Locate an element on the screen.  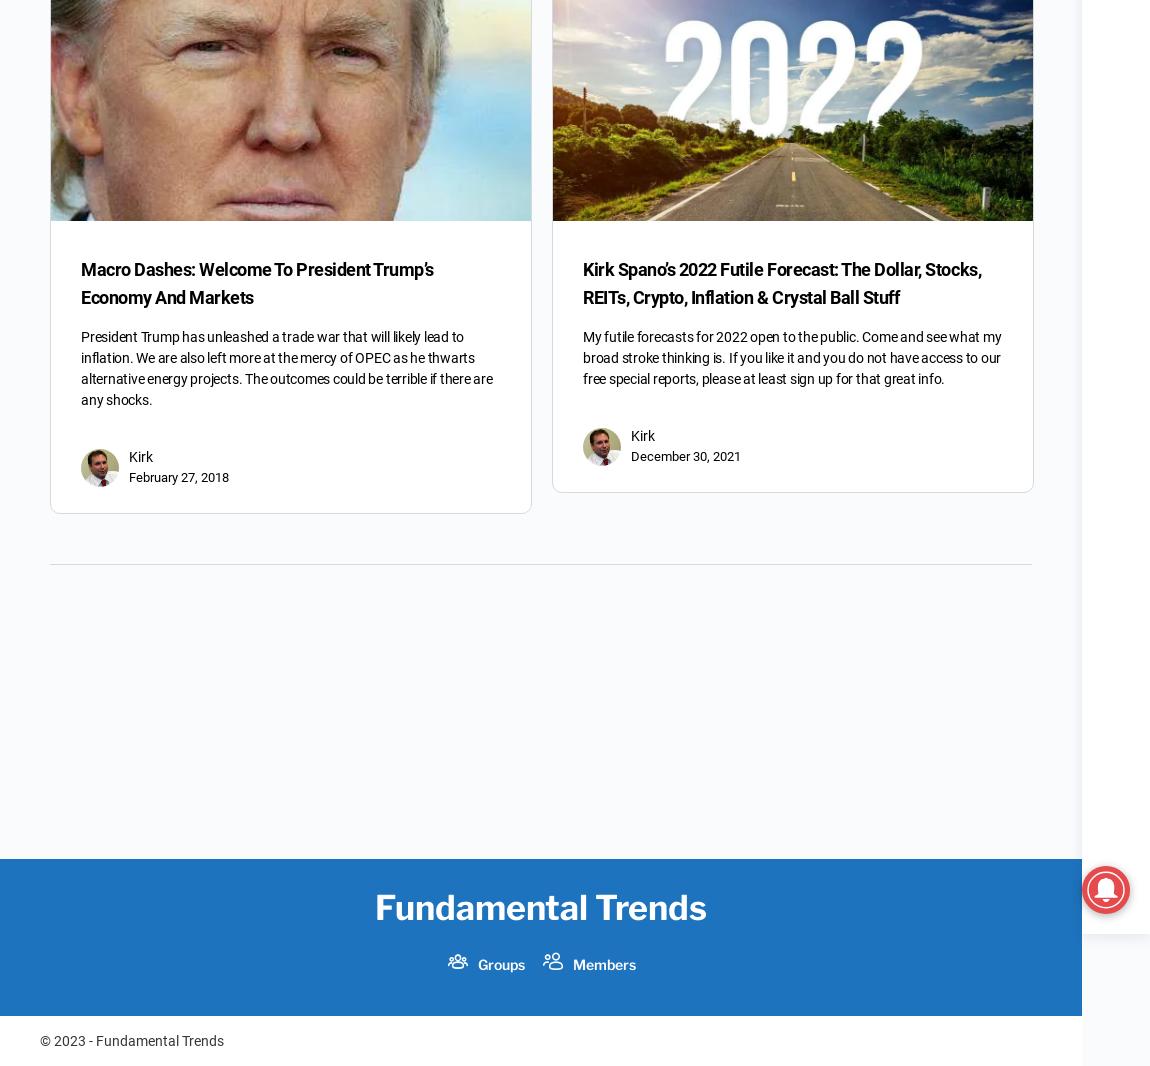
'© 2023 - Fundamental Trends' is located at coordinates (39, 1040).